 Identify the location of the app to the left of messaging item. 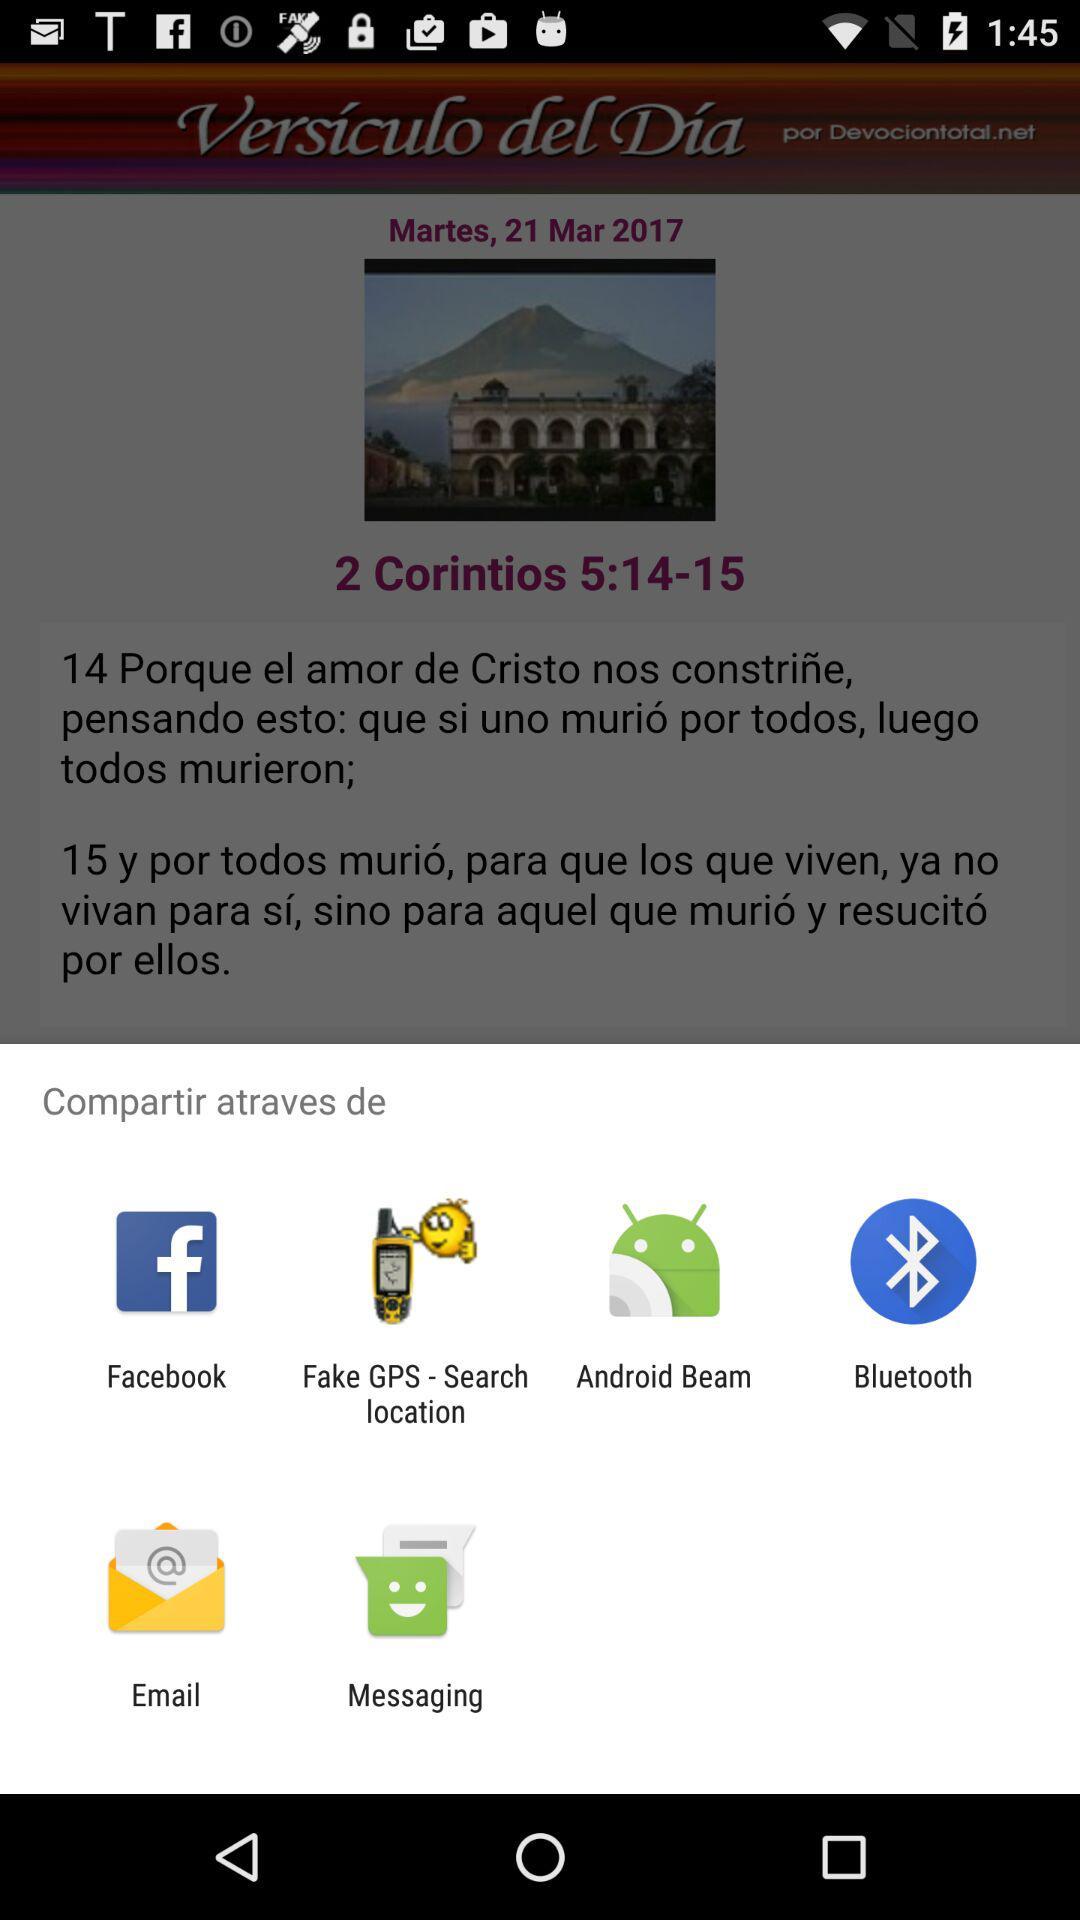
(165, 1711).